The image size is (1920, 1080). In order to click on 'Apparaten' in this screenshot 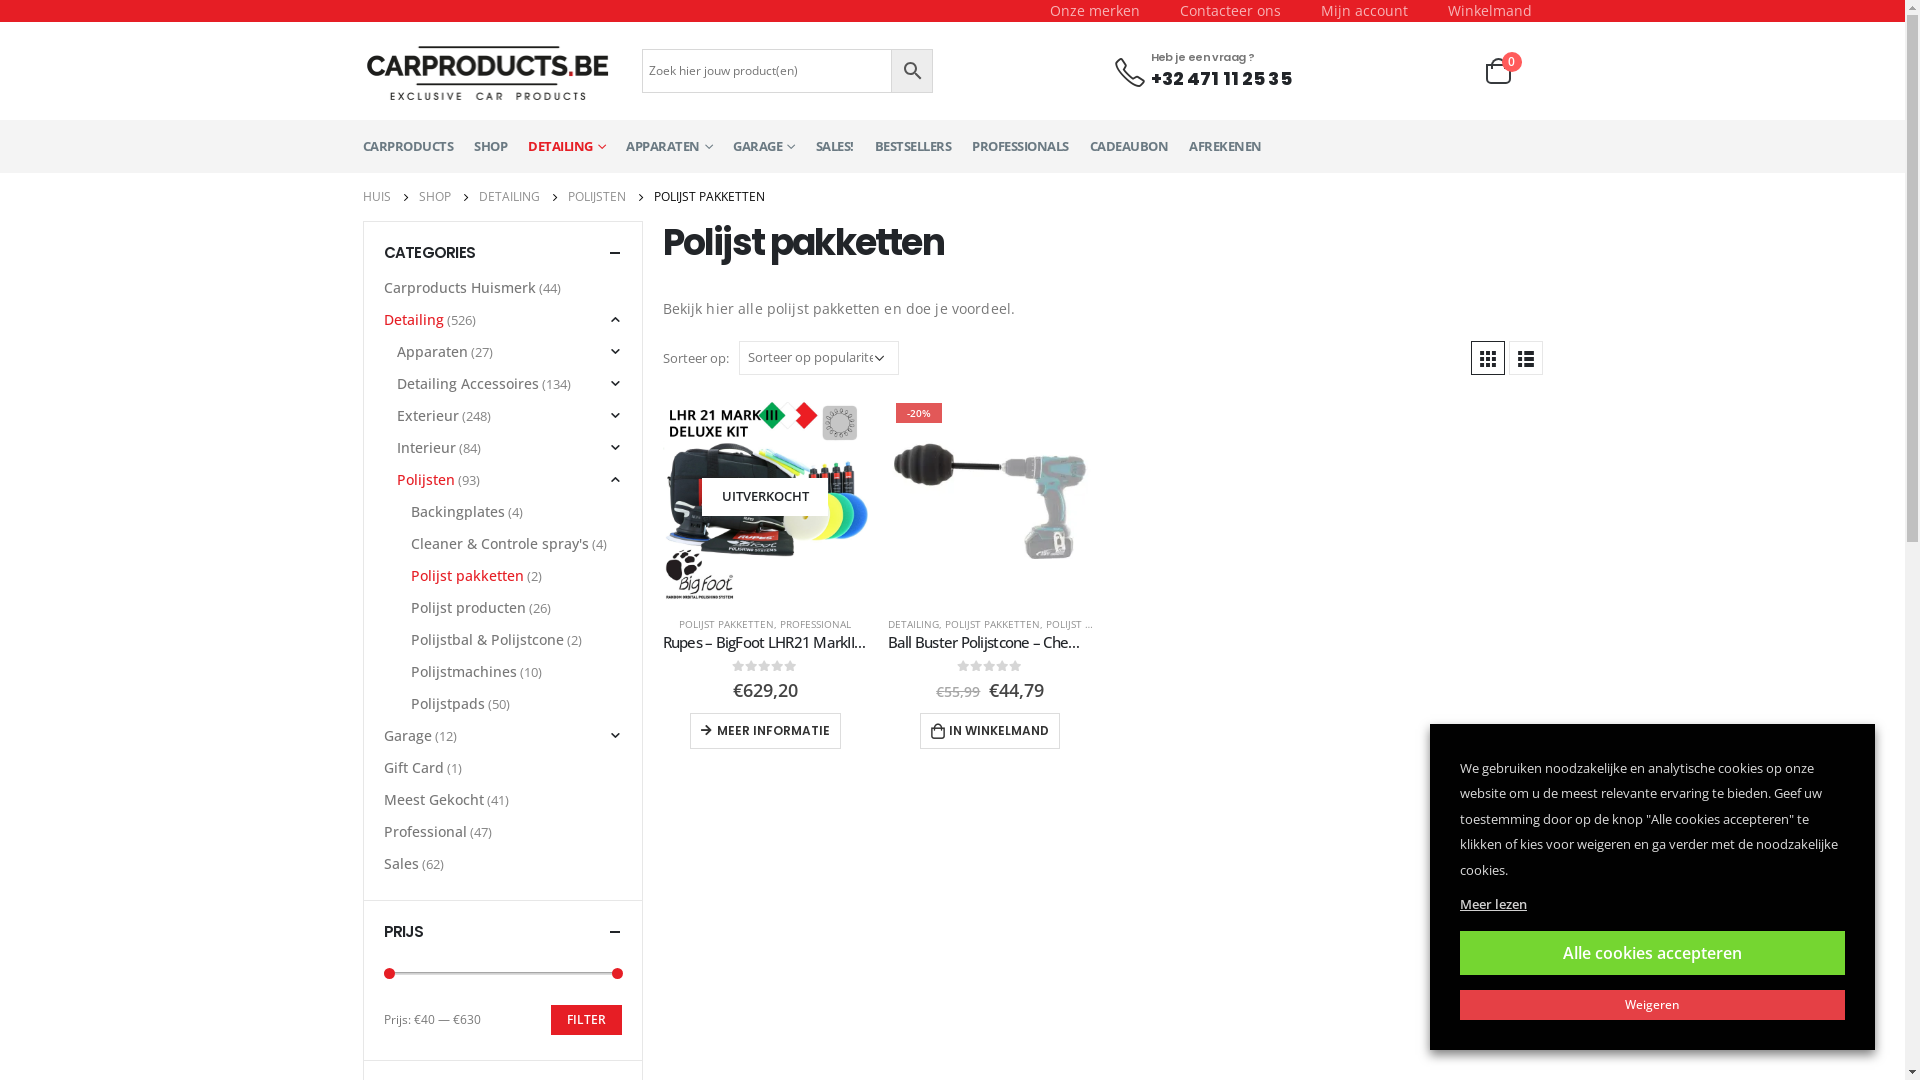, I will do `click(431, 350)`.